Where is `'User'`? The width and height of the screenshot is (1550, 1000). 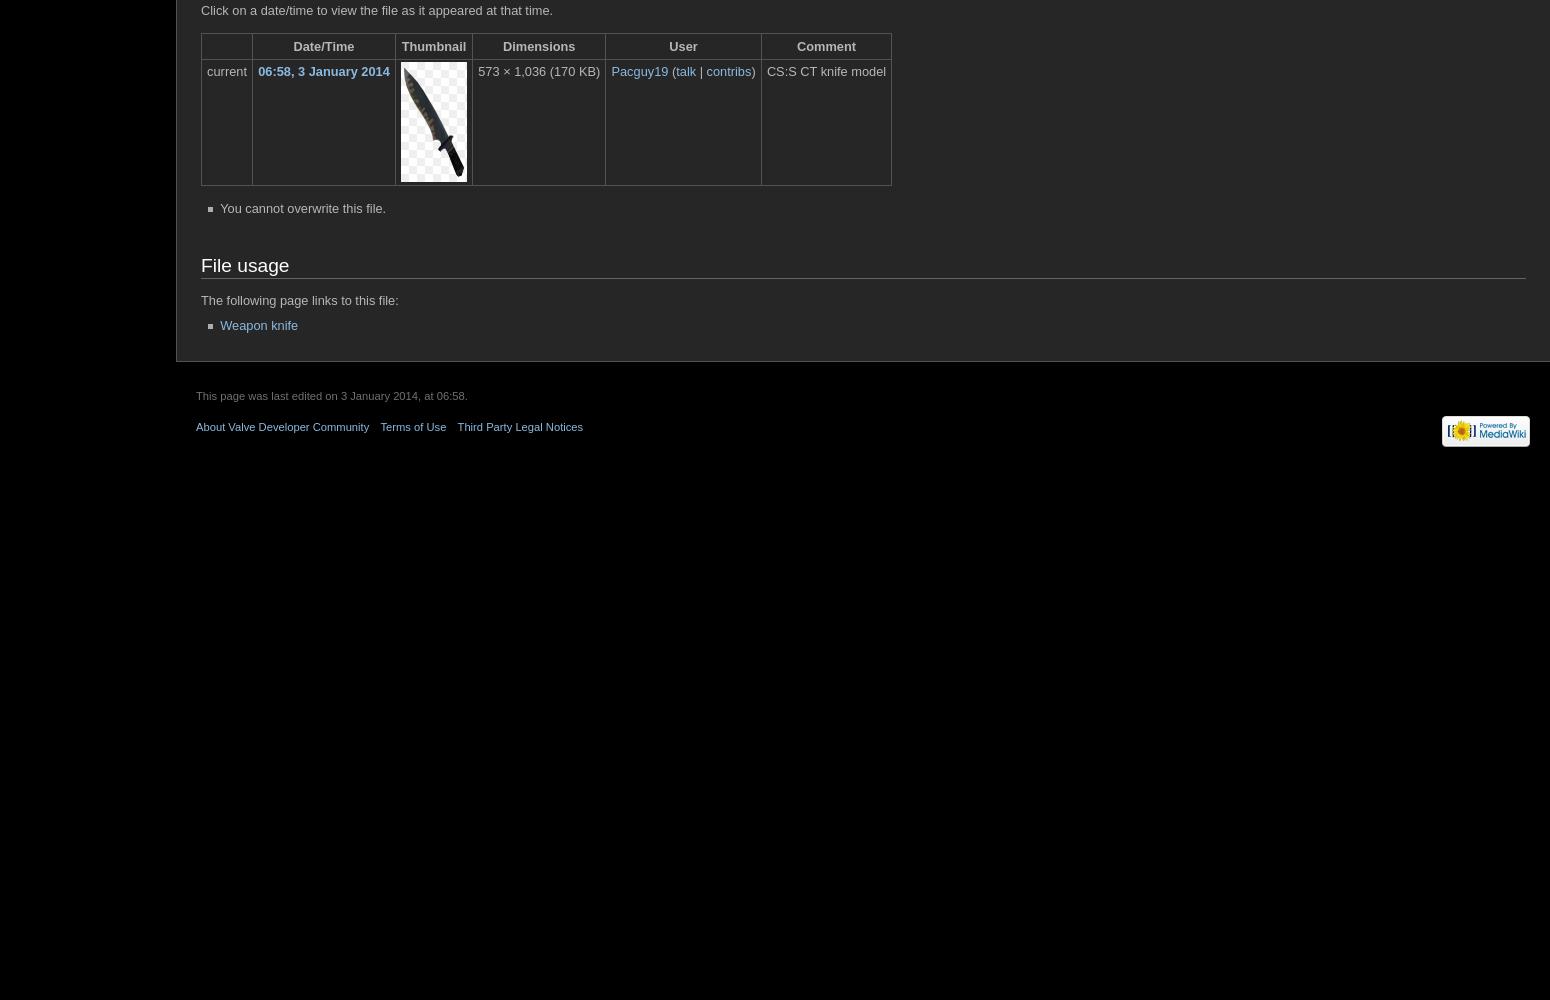
'User' is located at coordinates (667, 45).